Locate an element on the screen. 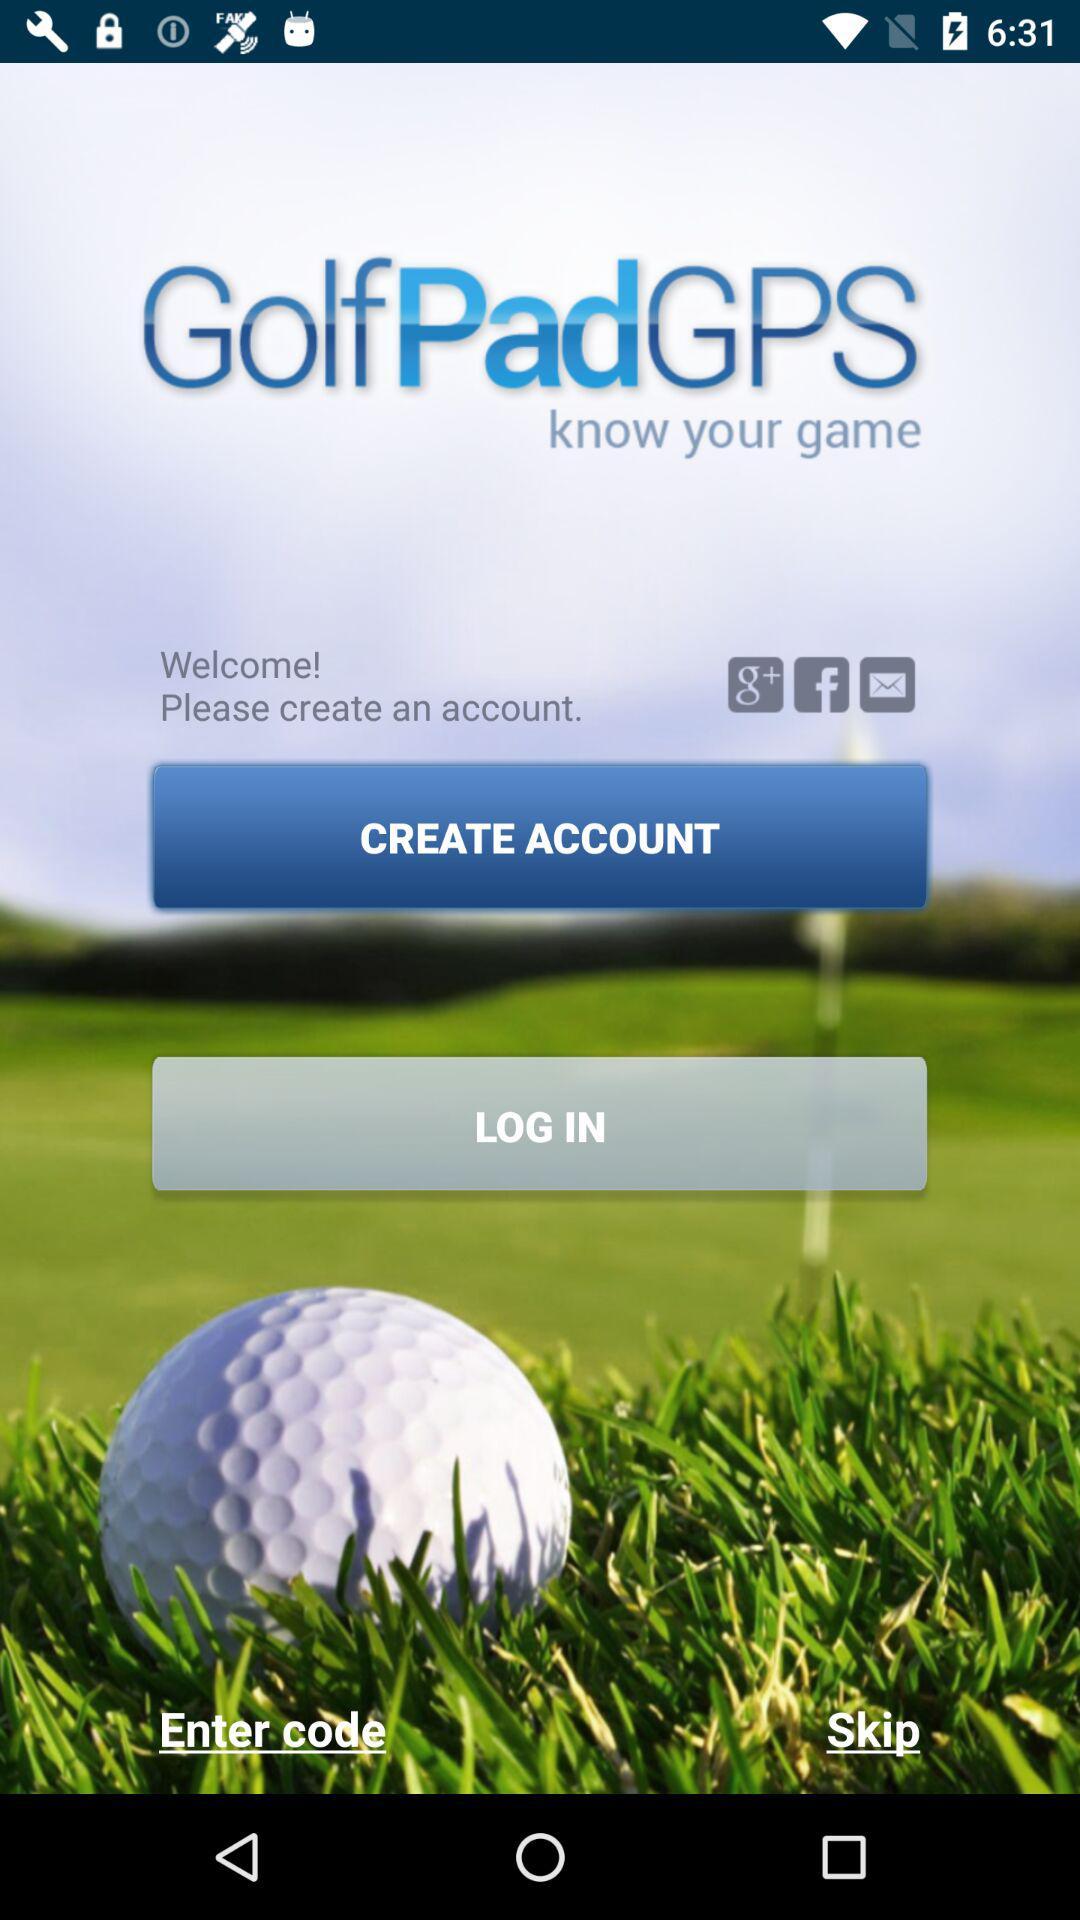  the log in is located at coordinates (540, 1125).